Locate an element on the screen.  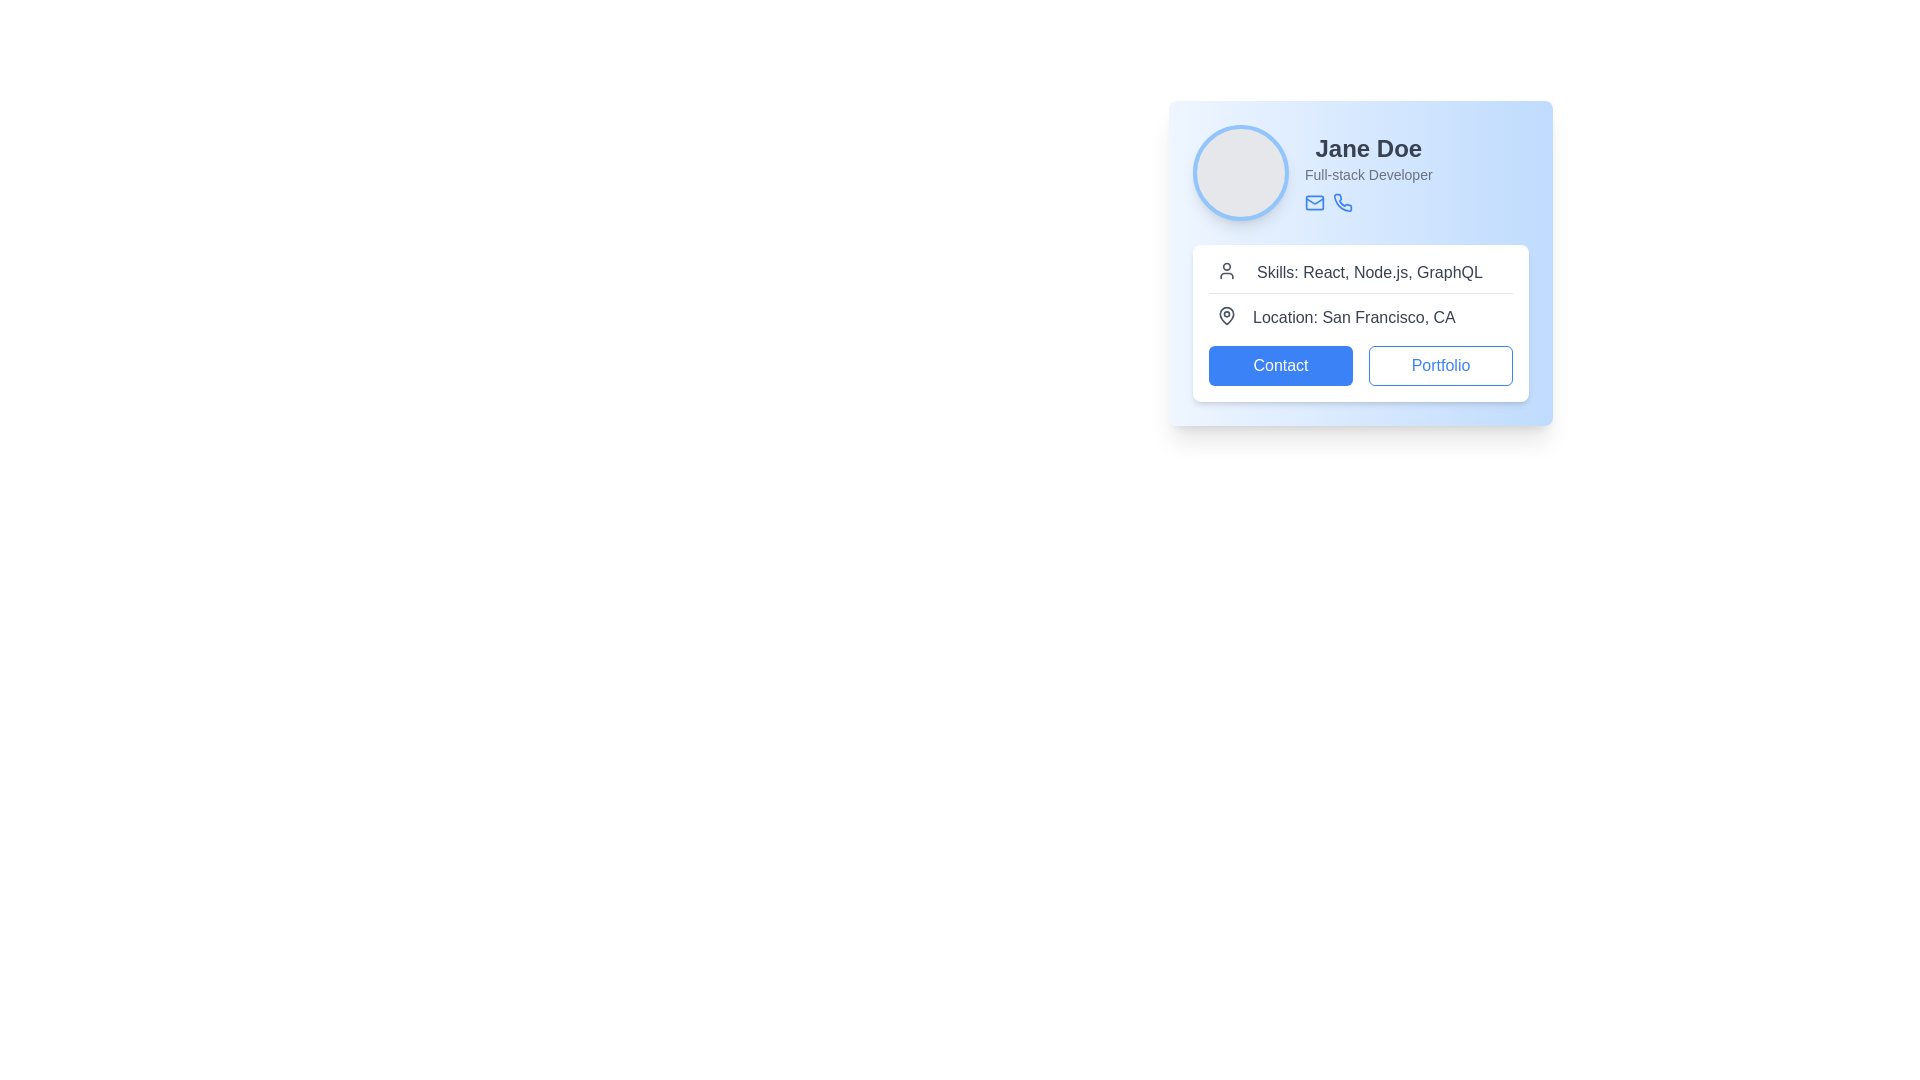
the text display showing 'Skills: React, Node.js, GraphQL' in dark gray, positioned to the right of the user icon and above the location text is located at coordinates (1368, 273).